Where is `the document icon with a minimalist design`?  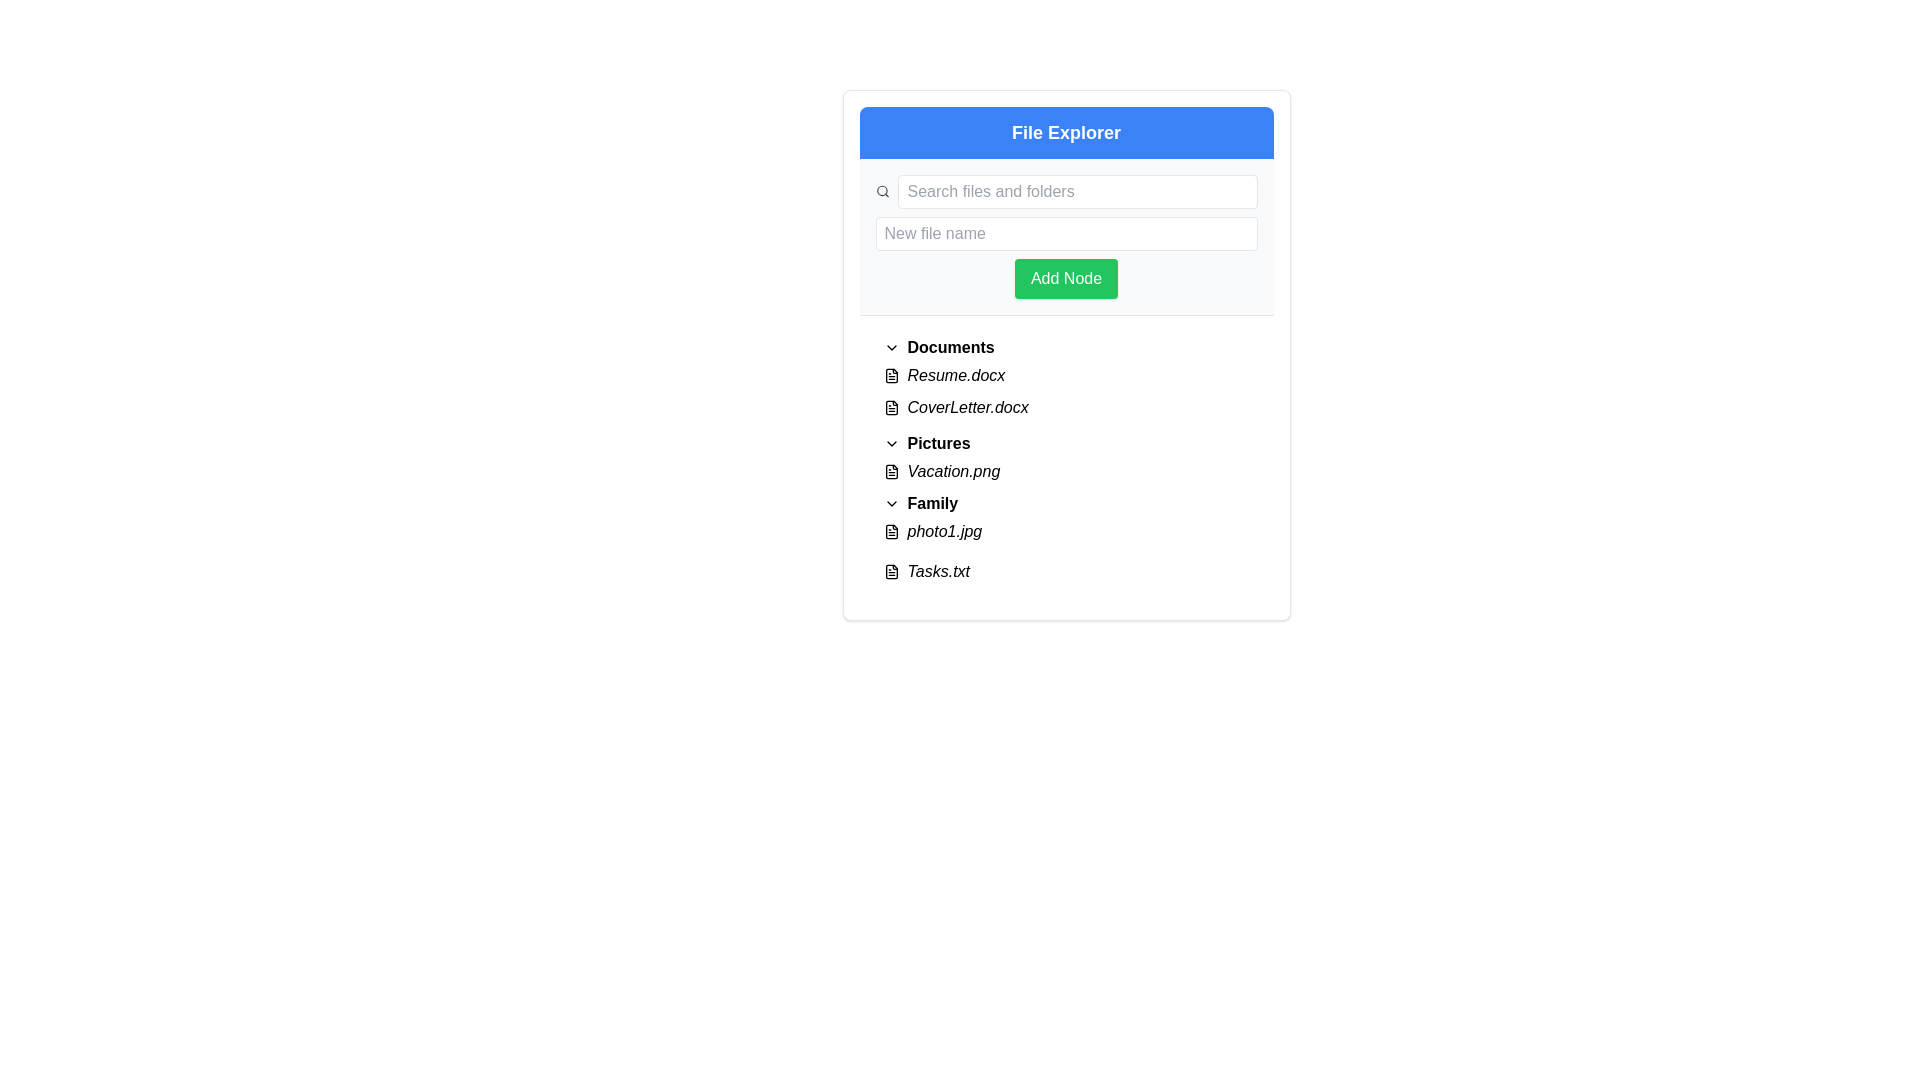
the document icon with a minimalist design is located at coordinates (890, 407).